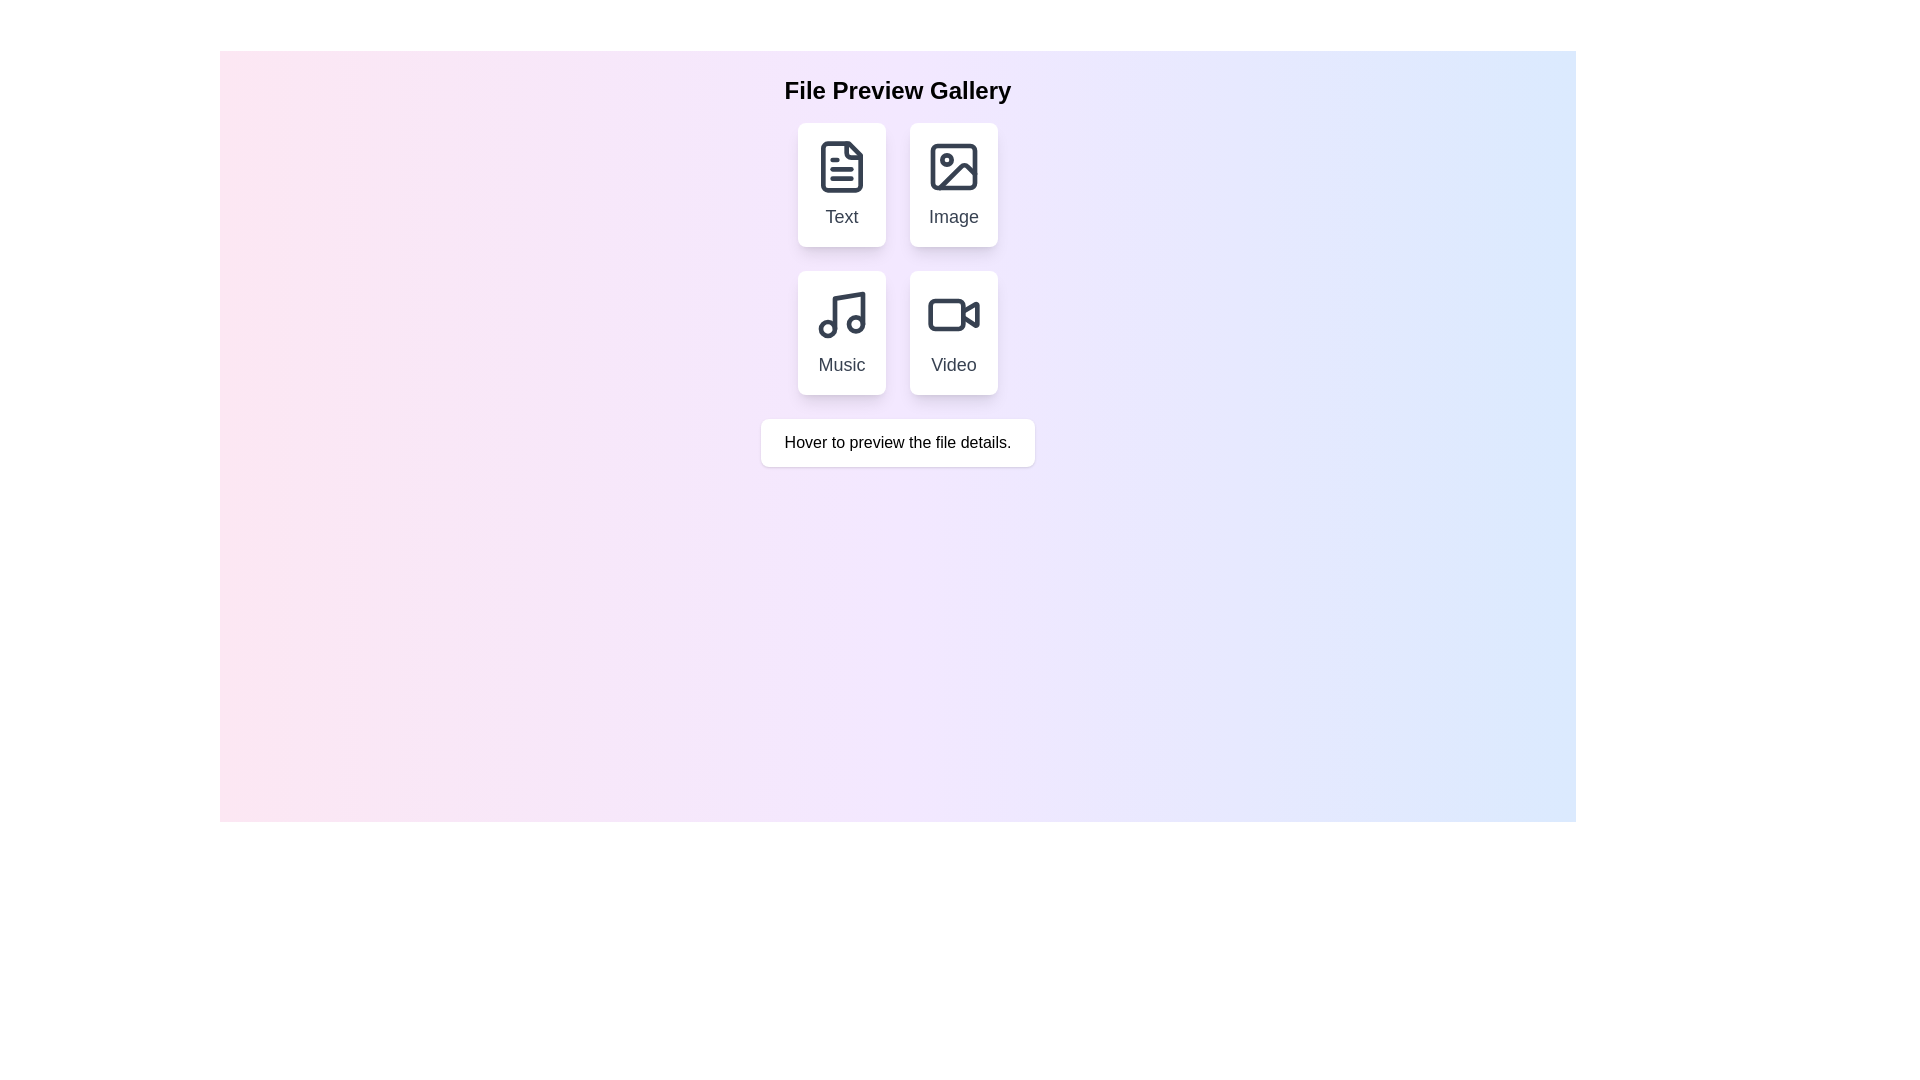  What do you see at coordinates (953, 365) in the screenshot?
I see `the static text label displaying 'Video' in dark gray color, located at the bottom of the video camera icon card in the second row and second column of the grid` at bounding box center [953, 365].